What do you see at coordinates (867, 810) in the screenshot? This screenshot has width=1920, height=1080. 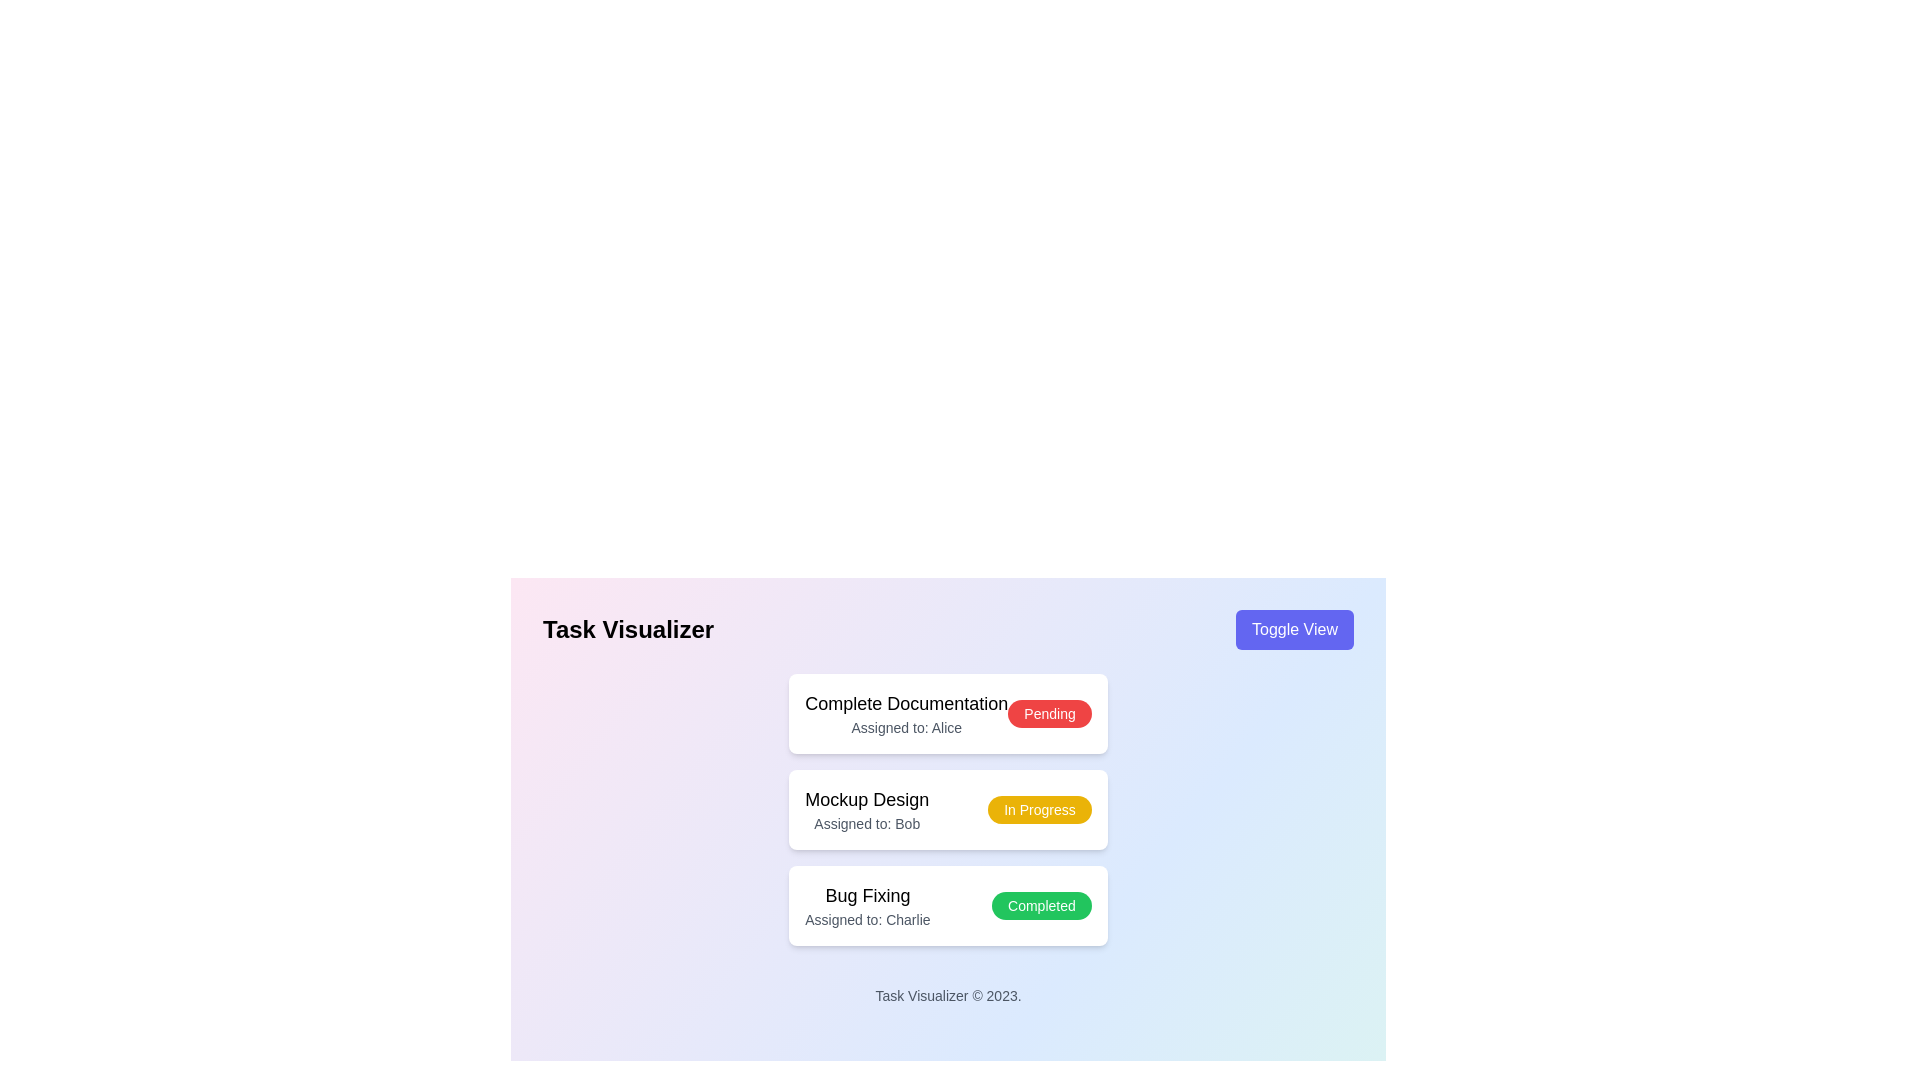 I see `text content of the task block displaying 'Mockup Design' and assigned to 'Bob', which is located in the second task card of three in a vertical list` at bounding box center [867, 810].